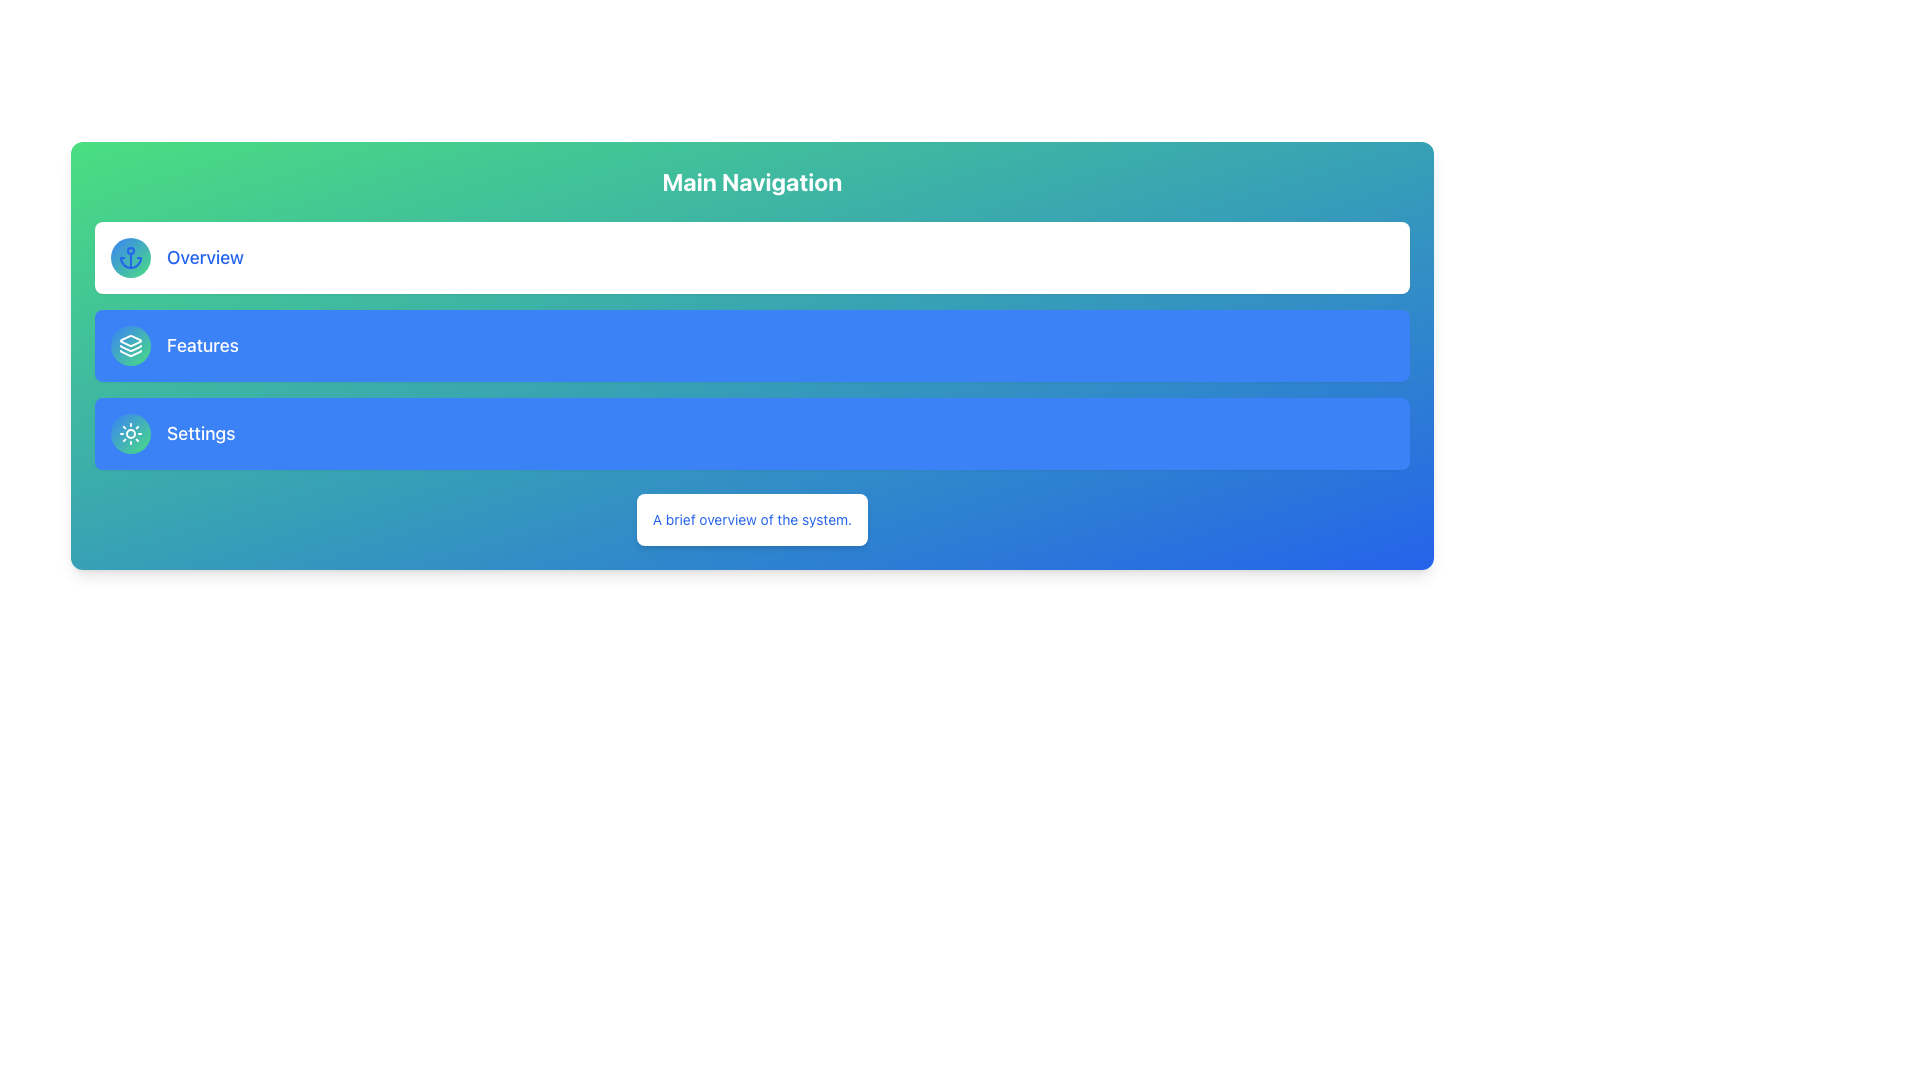  I want to click on the 'Settings' icon in the navigation menu, so click(129, 433).